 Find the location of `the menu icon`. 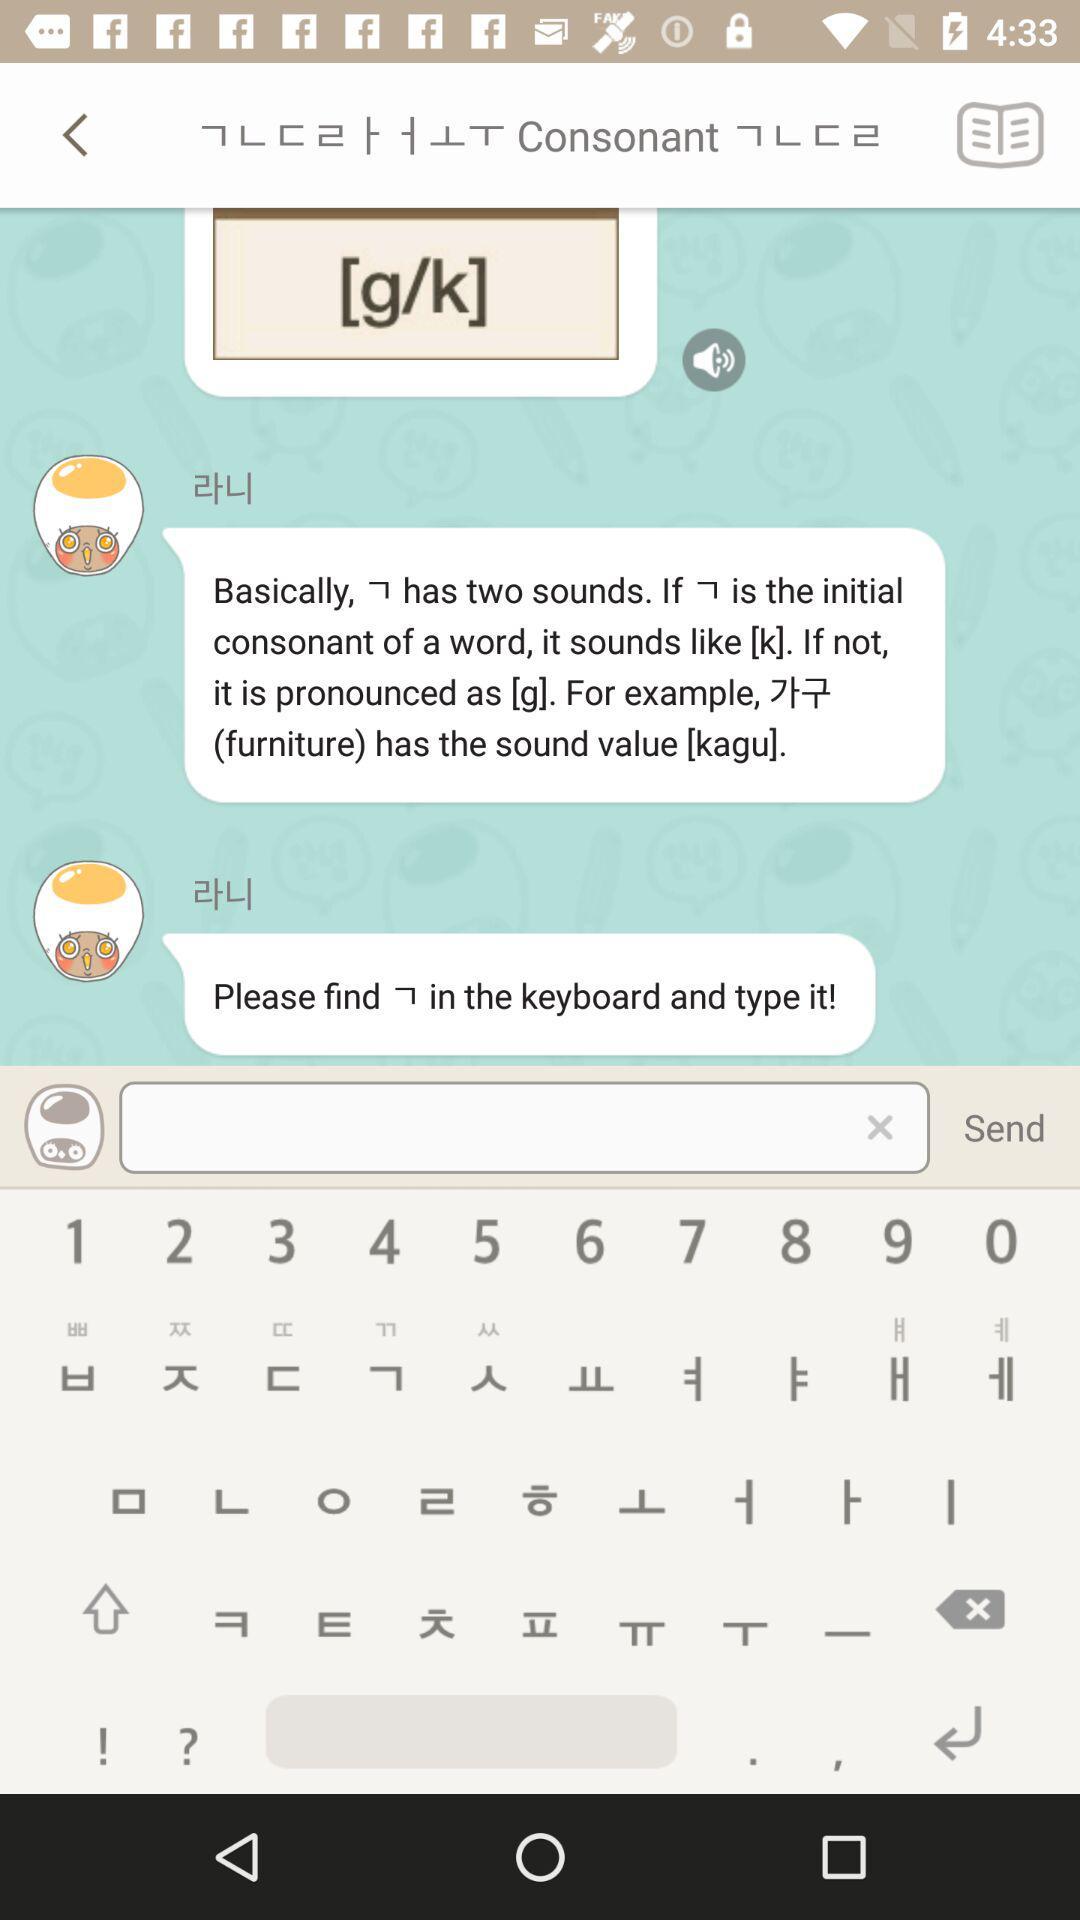

the menu icon is located at coordinates (435, 1486).